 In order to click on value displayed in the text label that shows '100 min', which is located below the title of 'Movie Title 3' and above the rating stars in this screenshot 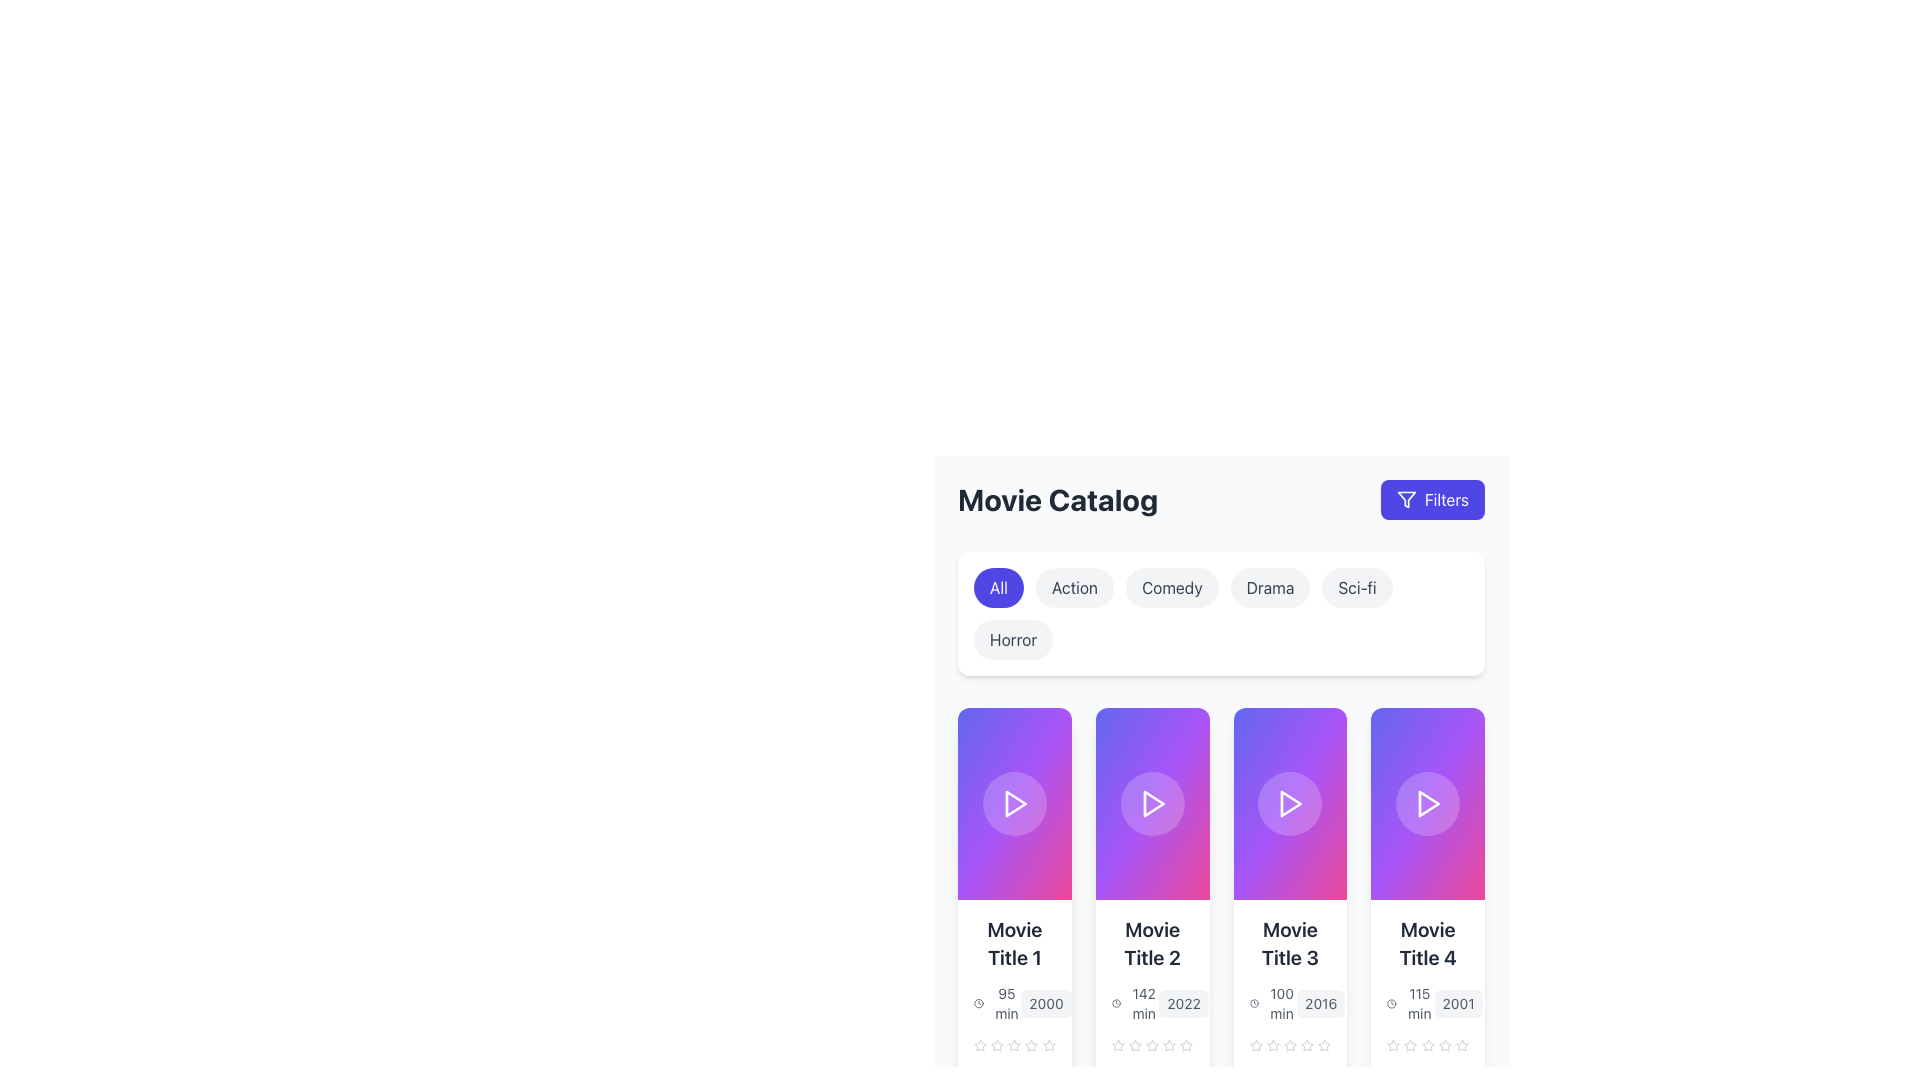, I will do `click(1272, 1003)`.